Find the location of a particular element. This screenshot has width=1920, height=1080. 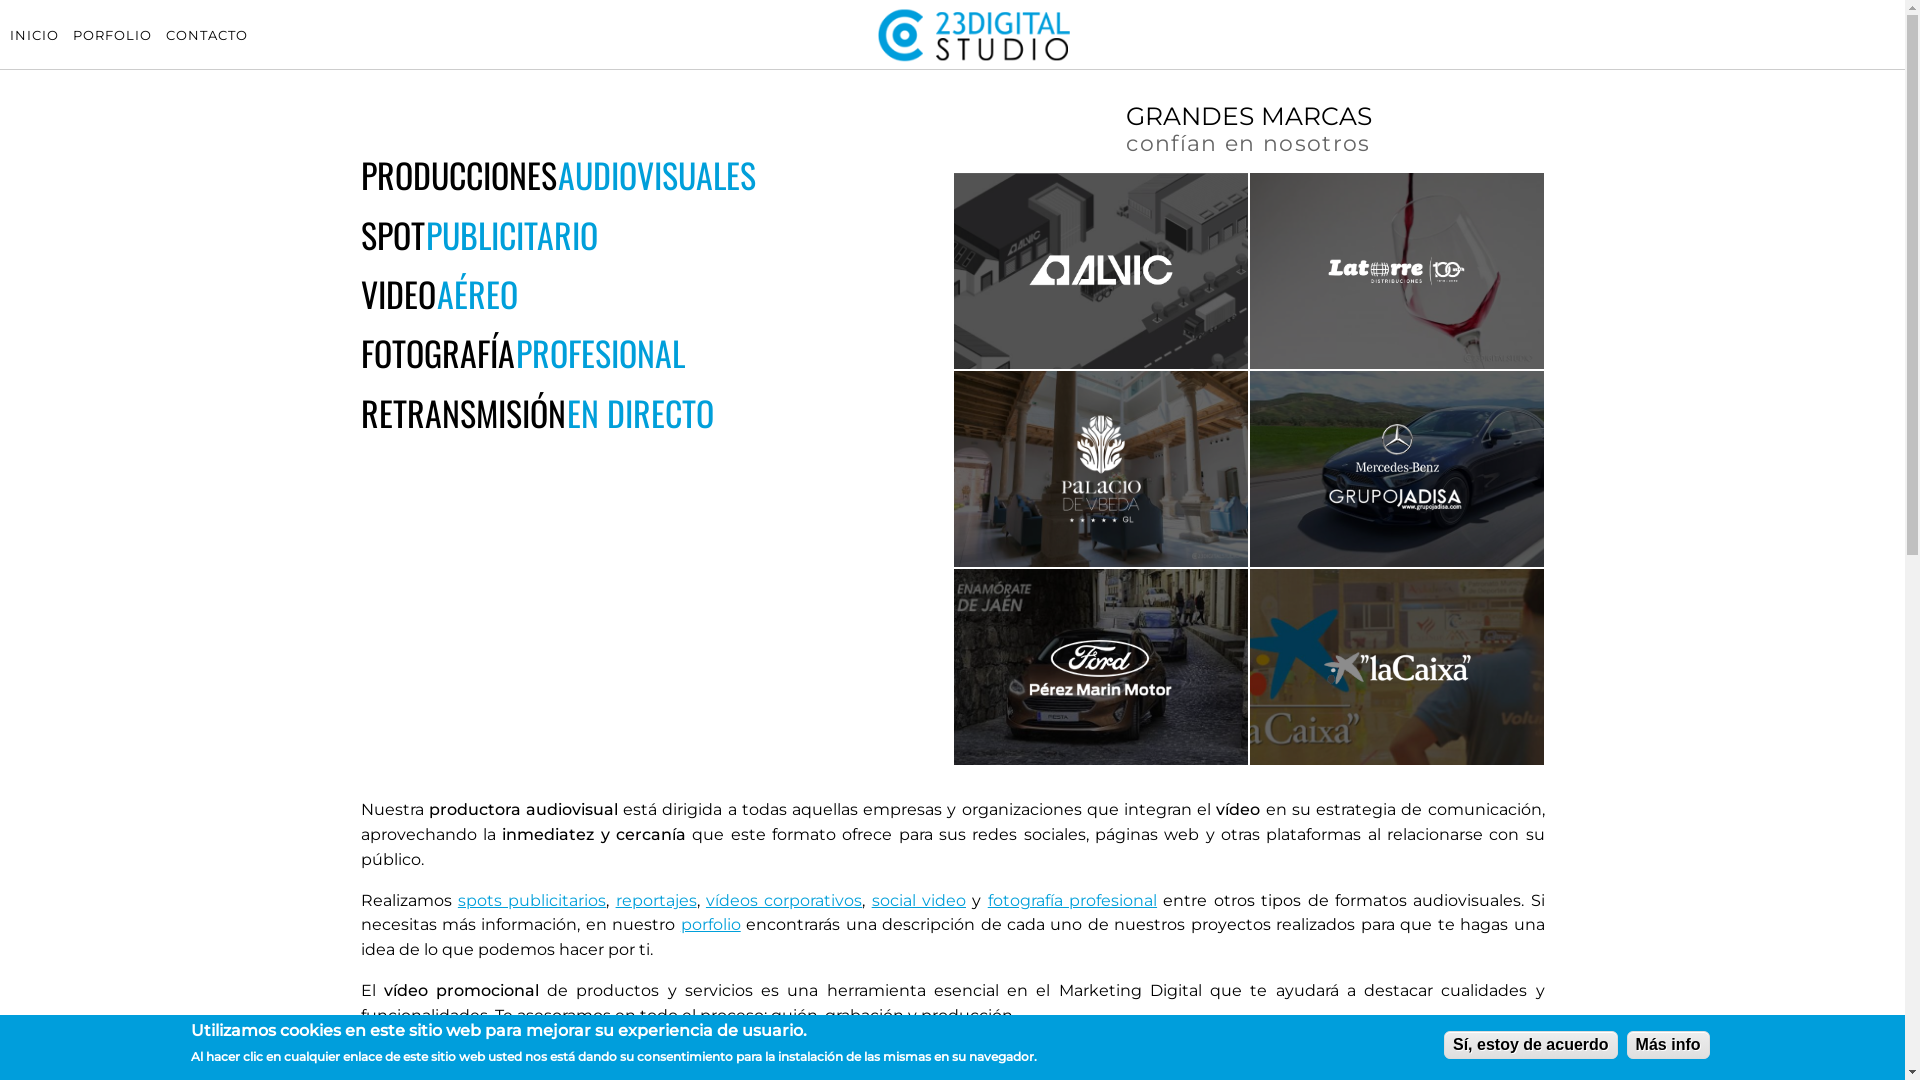

'SPOT PUBLICITARIO' is located at coordinates (477, 234).